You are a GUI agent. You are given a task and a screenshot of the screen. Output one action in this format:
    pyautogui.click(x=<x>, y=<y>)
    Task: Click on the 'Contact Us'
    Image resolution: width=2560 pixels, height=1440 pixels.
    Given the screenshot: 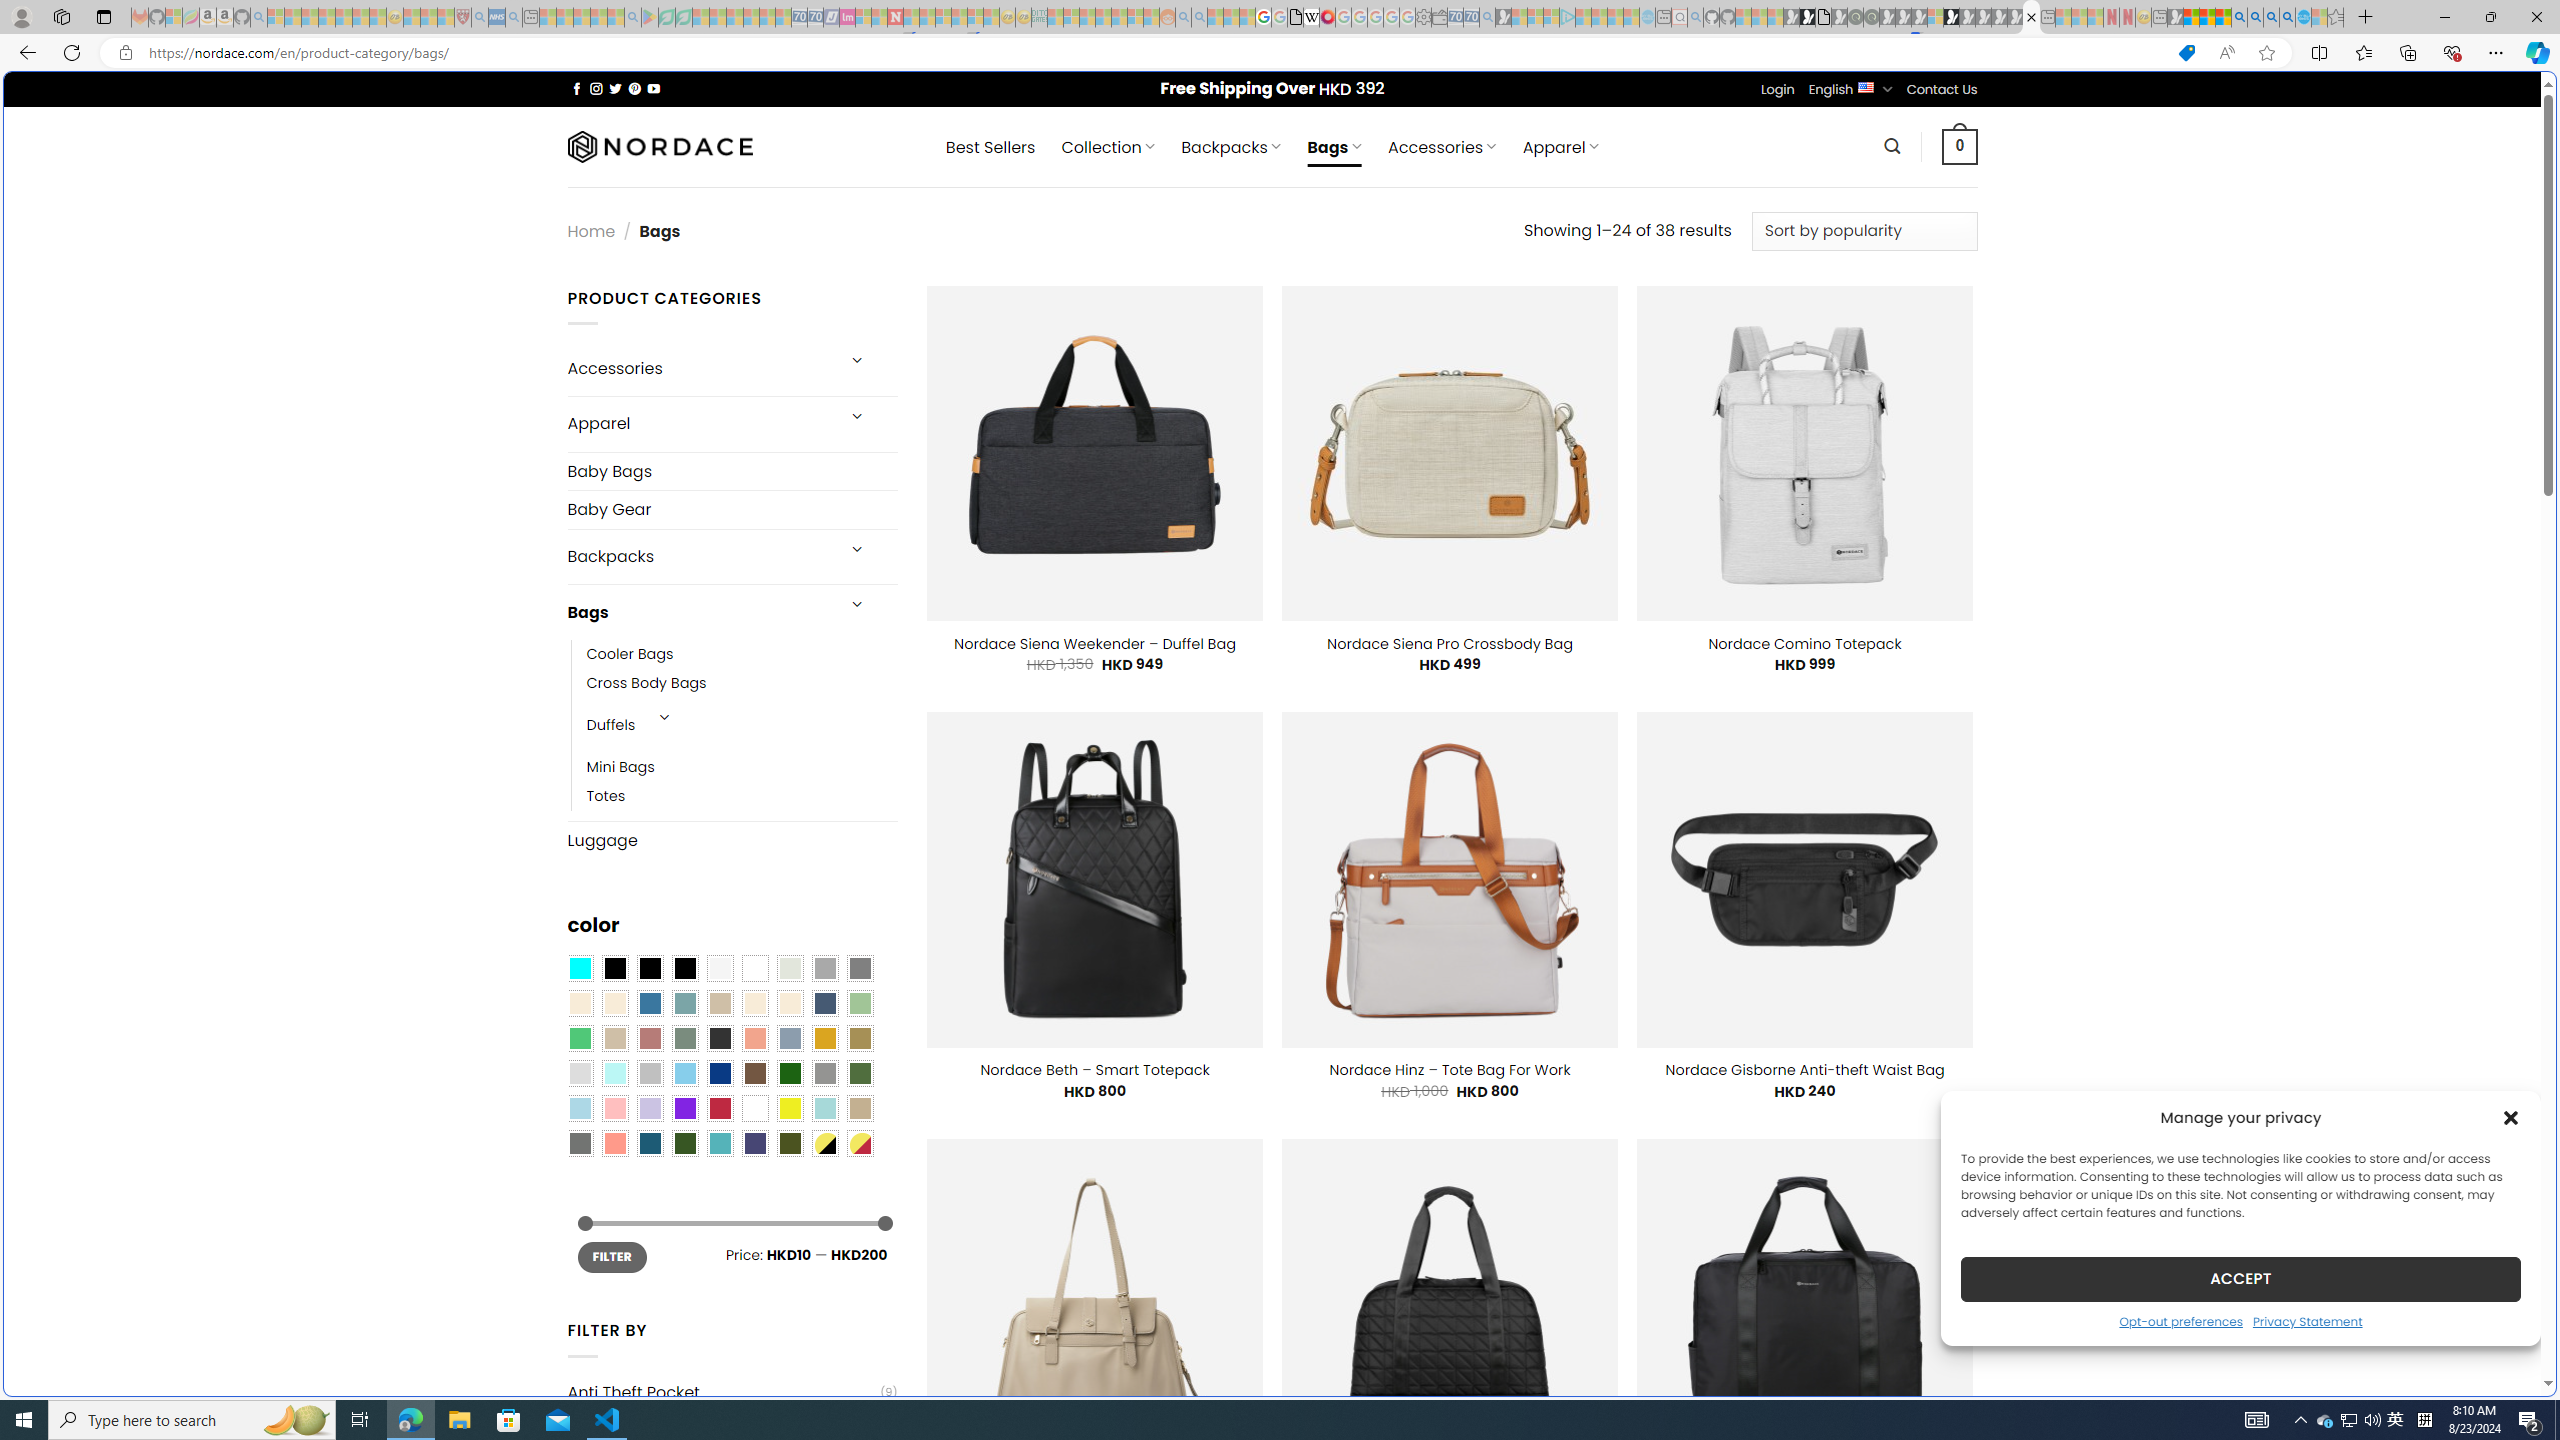 What is the action you would take?
    pyautogui.click(x=1943, y=88)
    